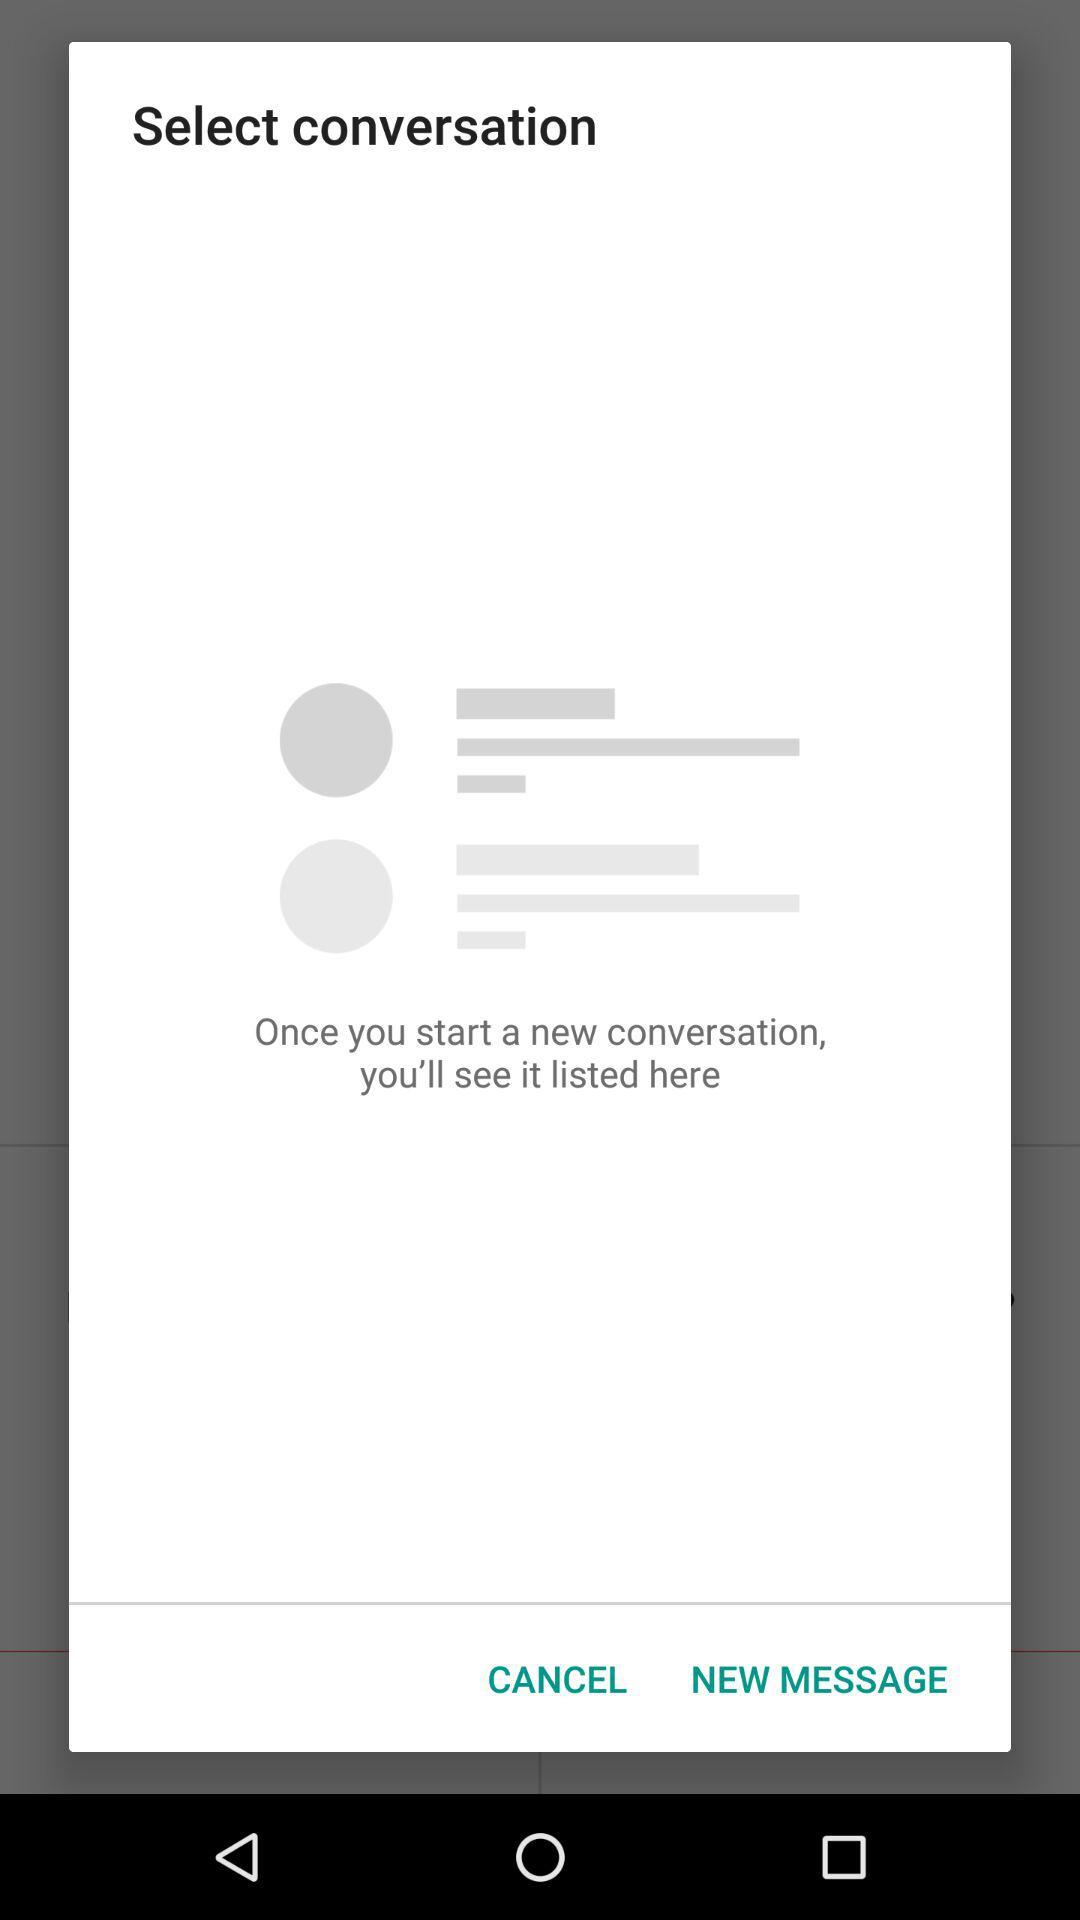 The width and height of the screenshot is (1080, 1920). What do you see at coordinates (819, 1678) in the screenshot?
I see `icon next to the cancel` at bounding box center [819, 1678].